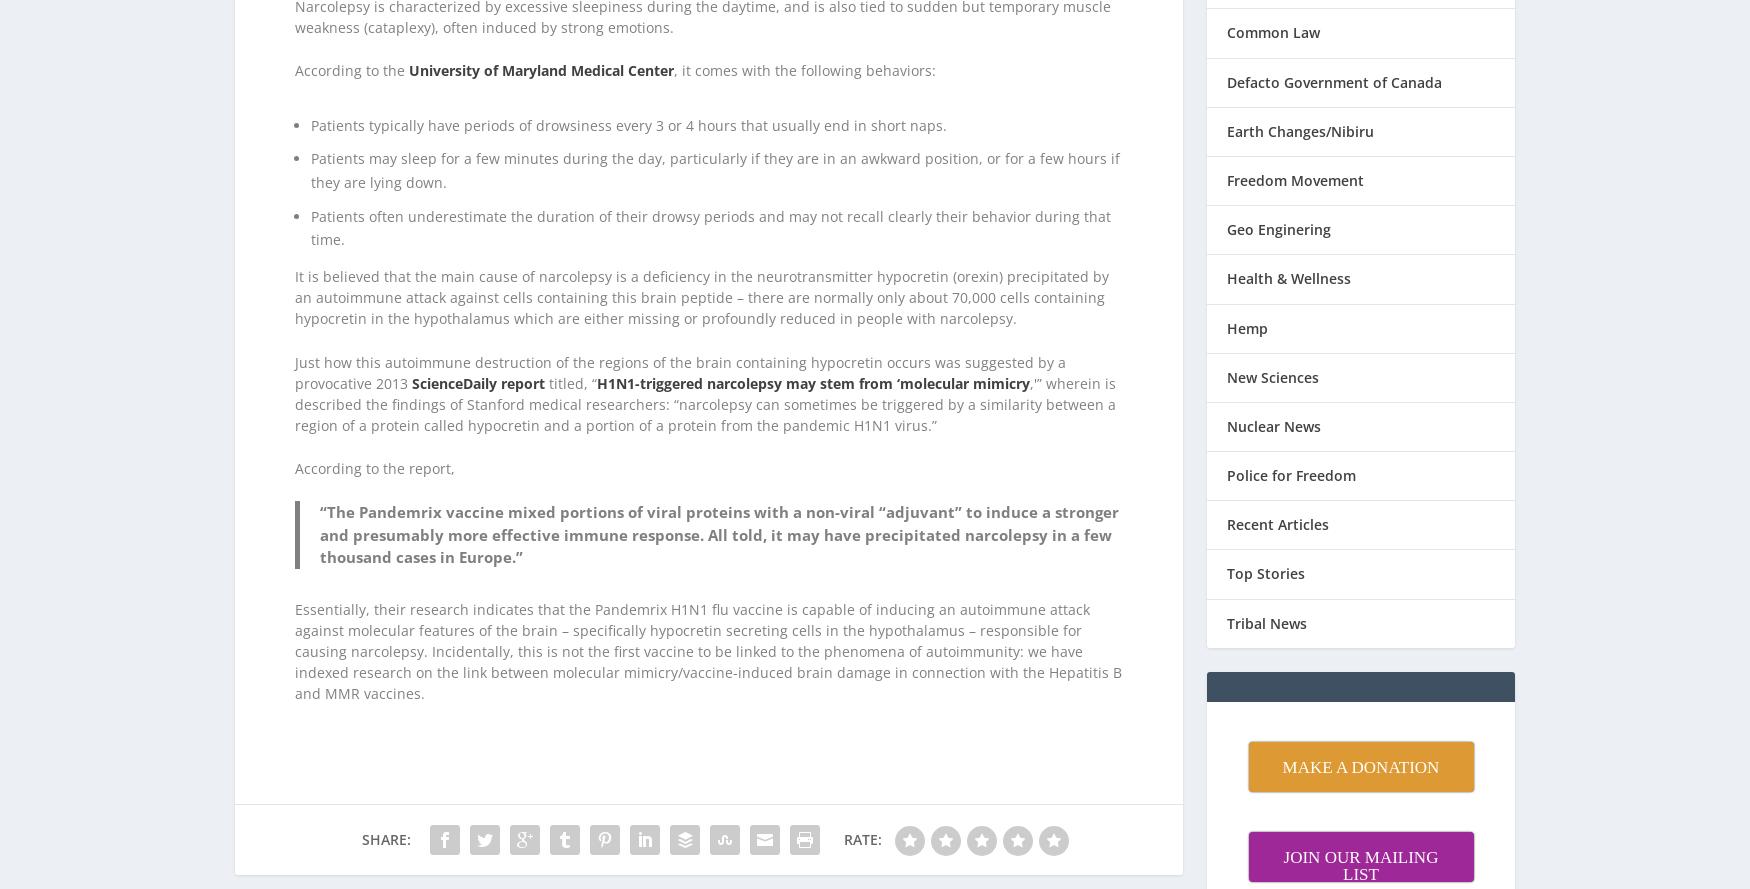  I want to click on 'Nuclear News', so click(1273, 400).